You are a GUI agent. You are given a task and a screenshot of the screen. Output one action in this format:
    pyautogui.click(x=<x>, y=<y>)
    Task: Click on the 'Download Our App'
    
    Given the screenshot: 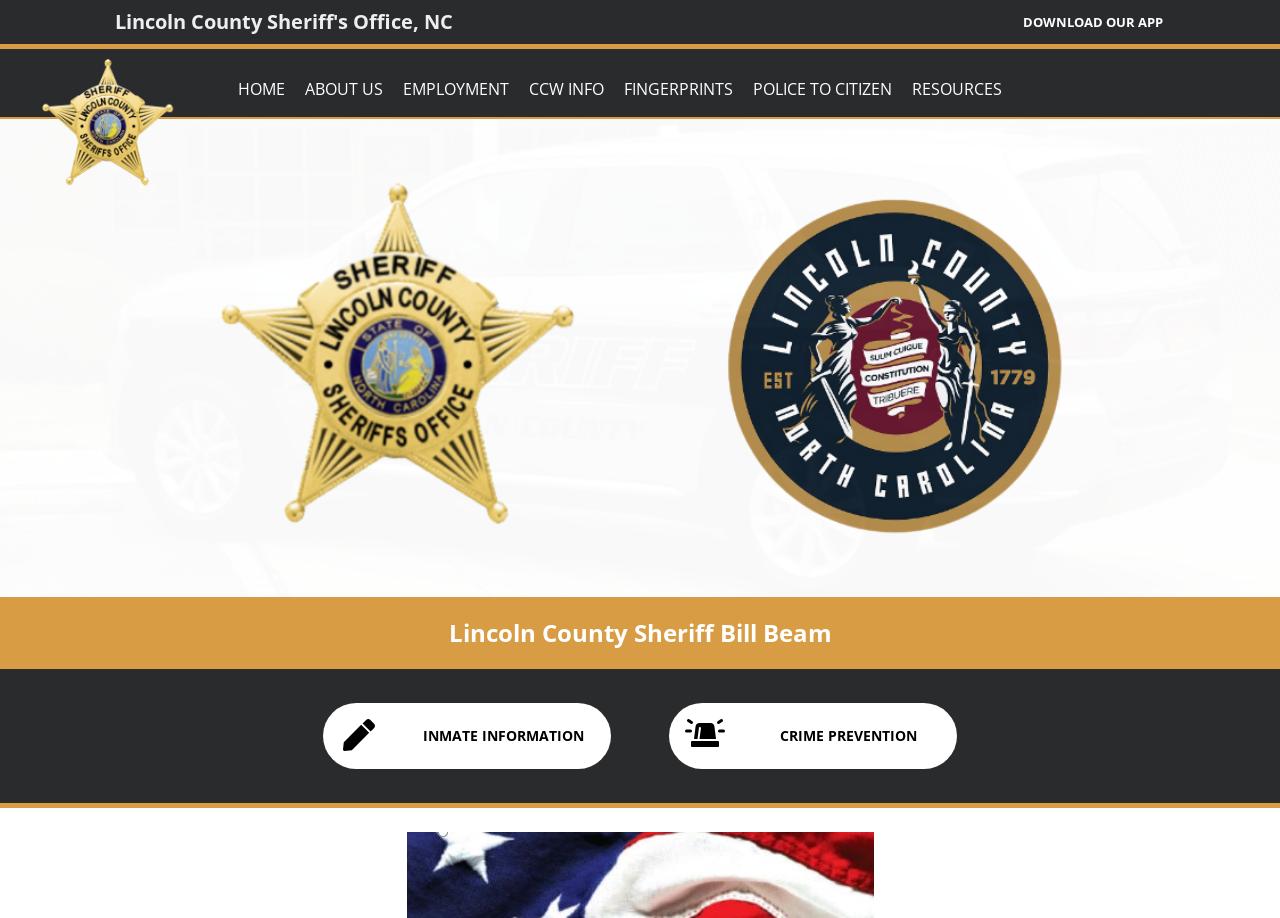 What is the action you would take?
    pyautogui.click(x=1091, y=22)
    